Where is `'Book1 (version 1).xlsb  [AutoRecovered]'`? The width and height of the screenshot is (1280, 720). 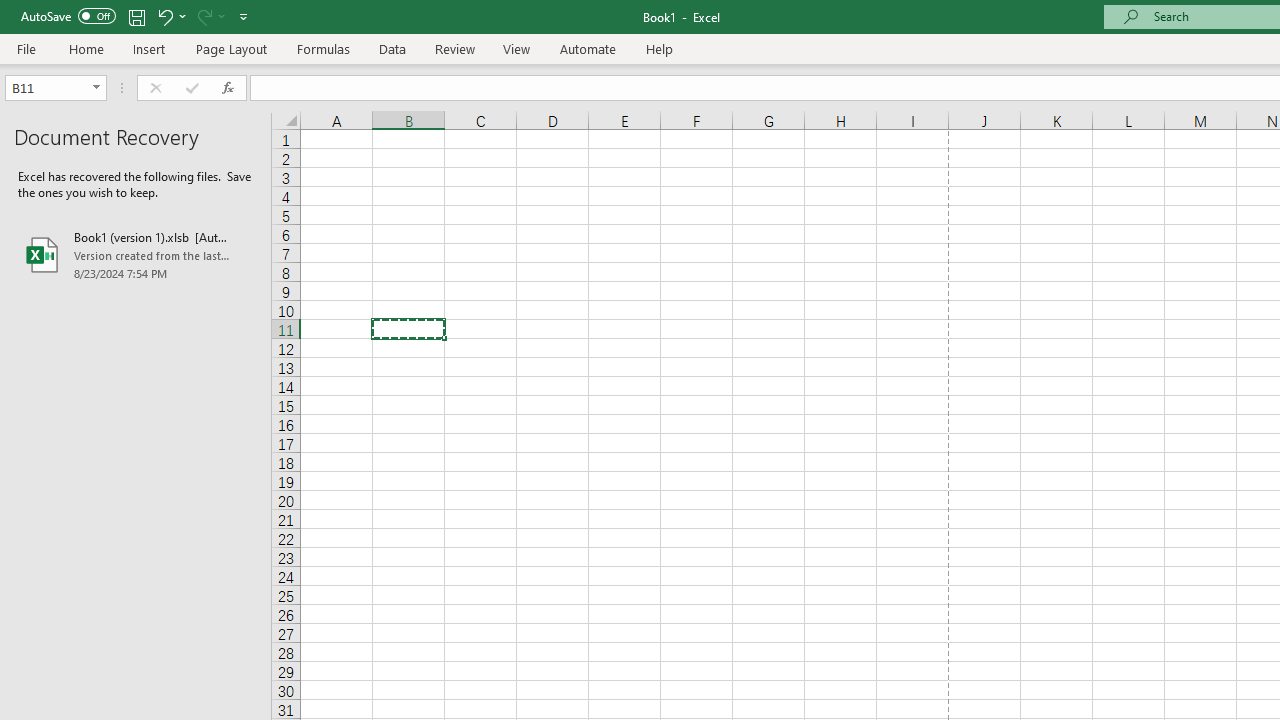
'Book1 (version 1).xlsb  [AutoRecovered]' is located at coordinates (135, 253).